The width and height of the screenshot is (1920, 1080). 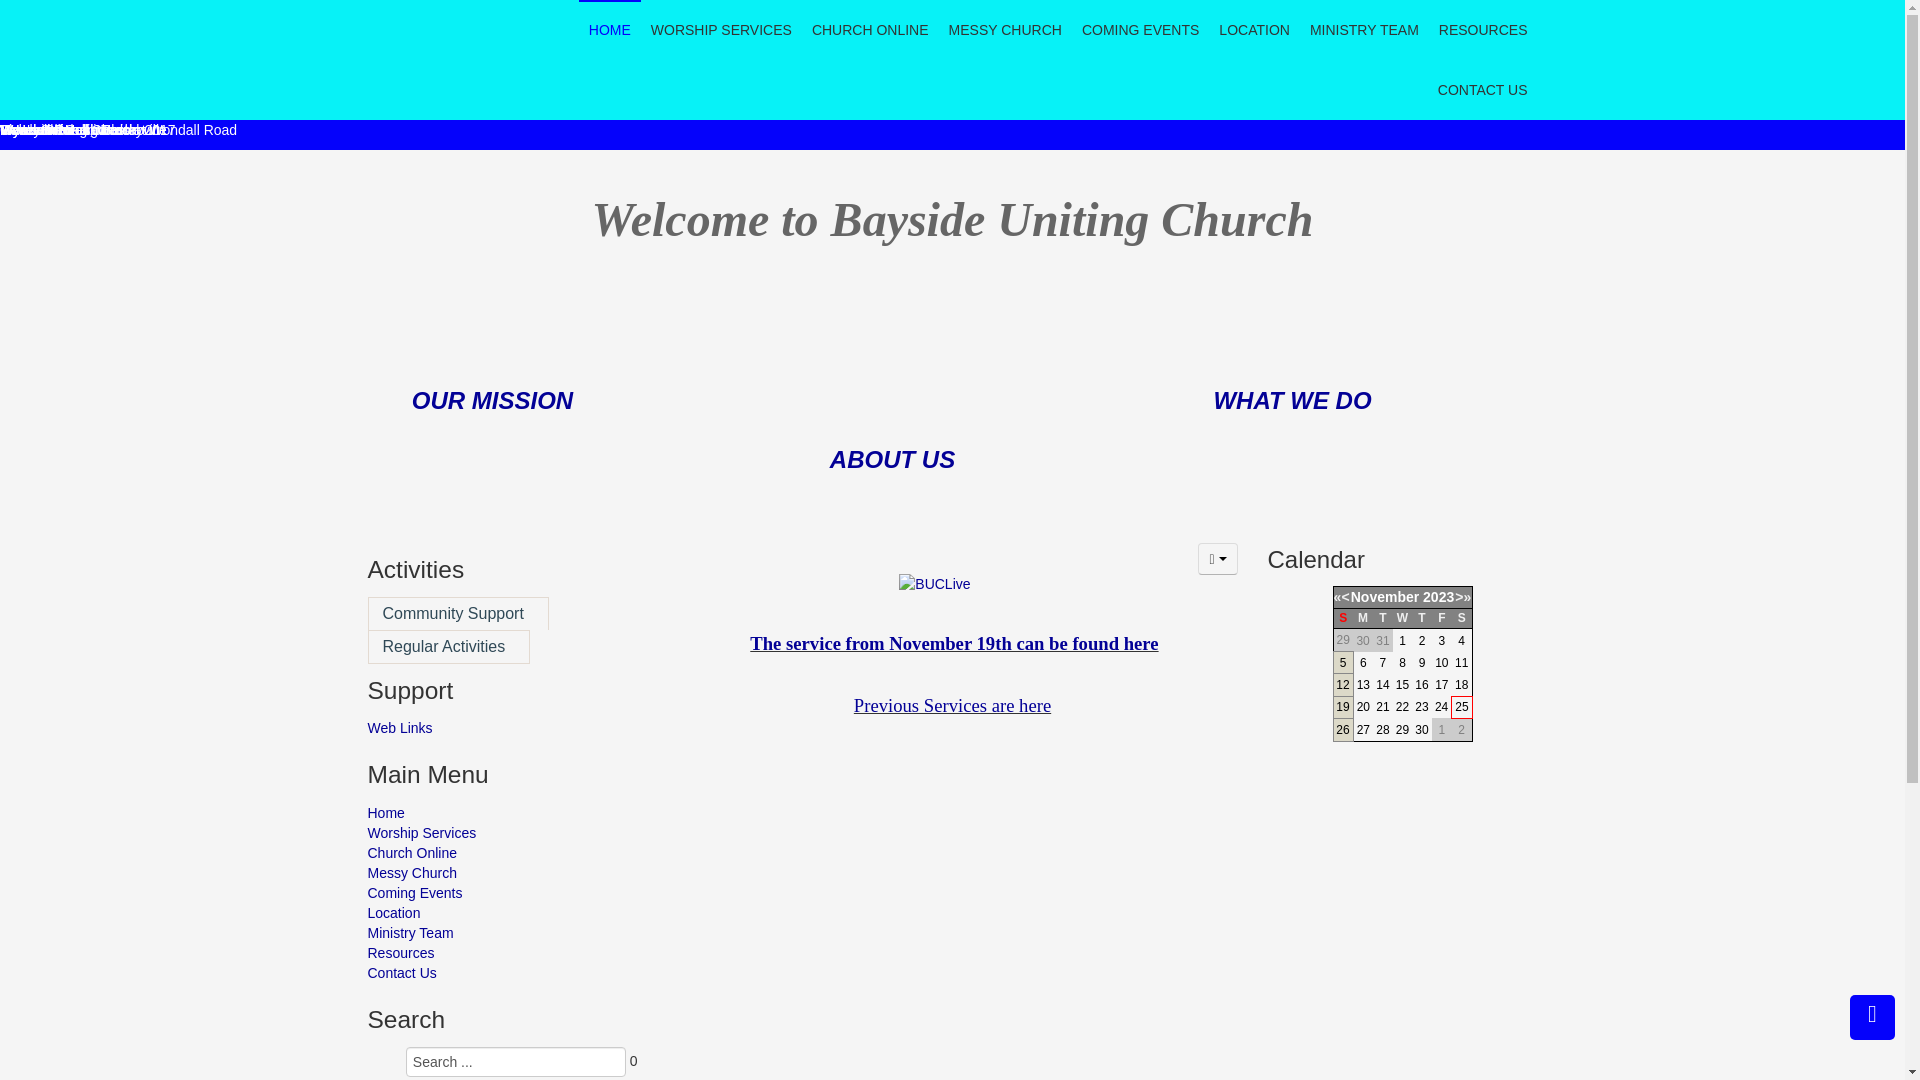 What do you see at coordinates (1381, 729) in the screenshot?
I see `'28'` at bounding box center [1381, 729].